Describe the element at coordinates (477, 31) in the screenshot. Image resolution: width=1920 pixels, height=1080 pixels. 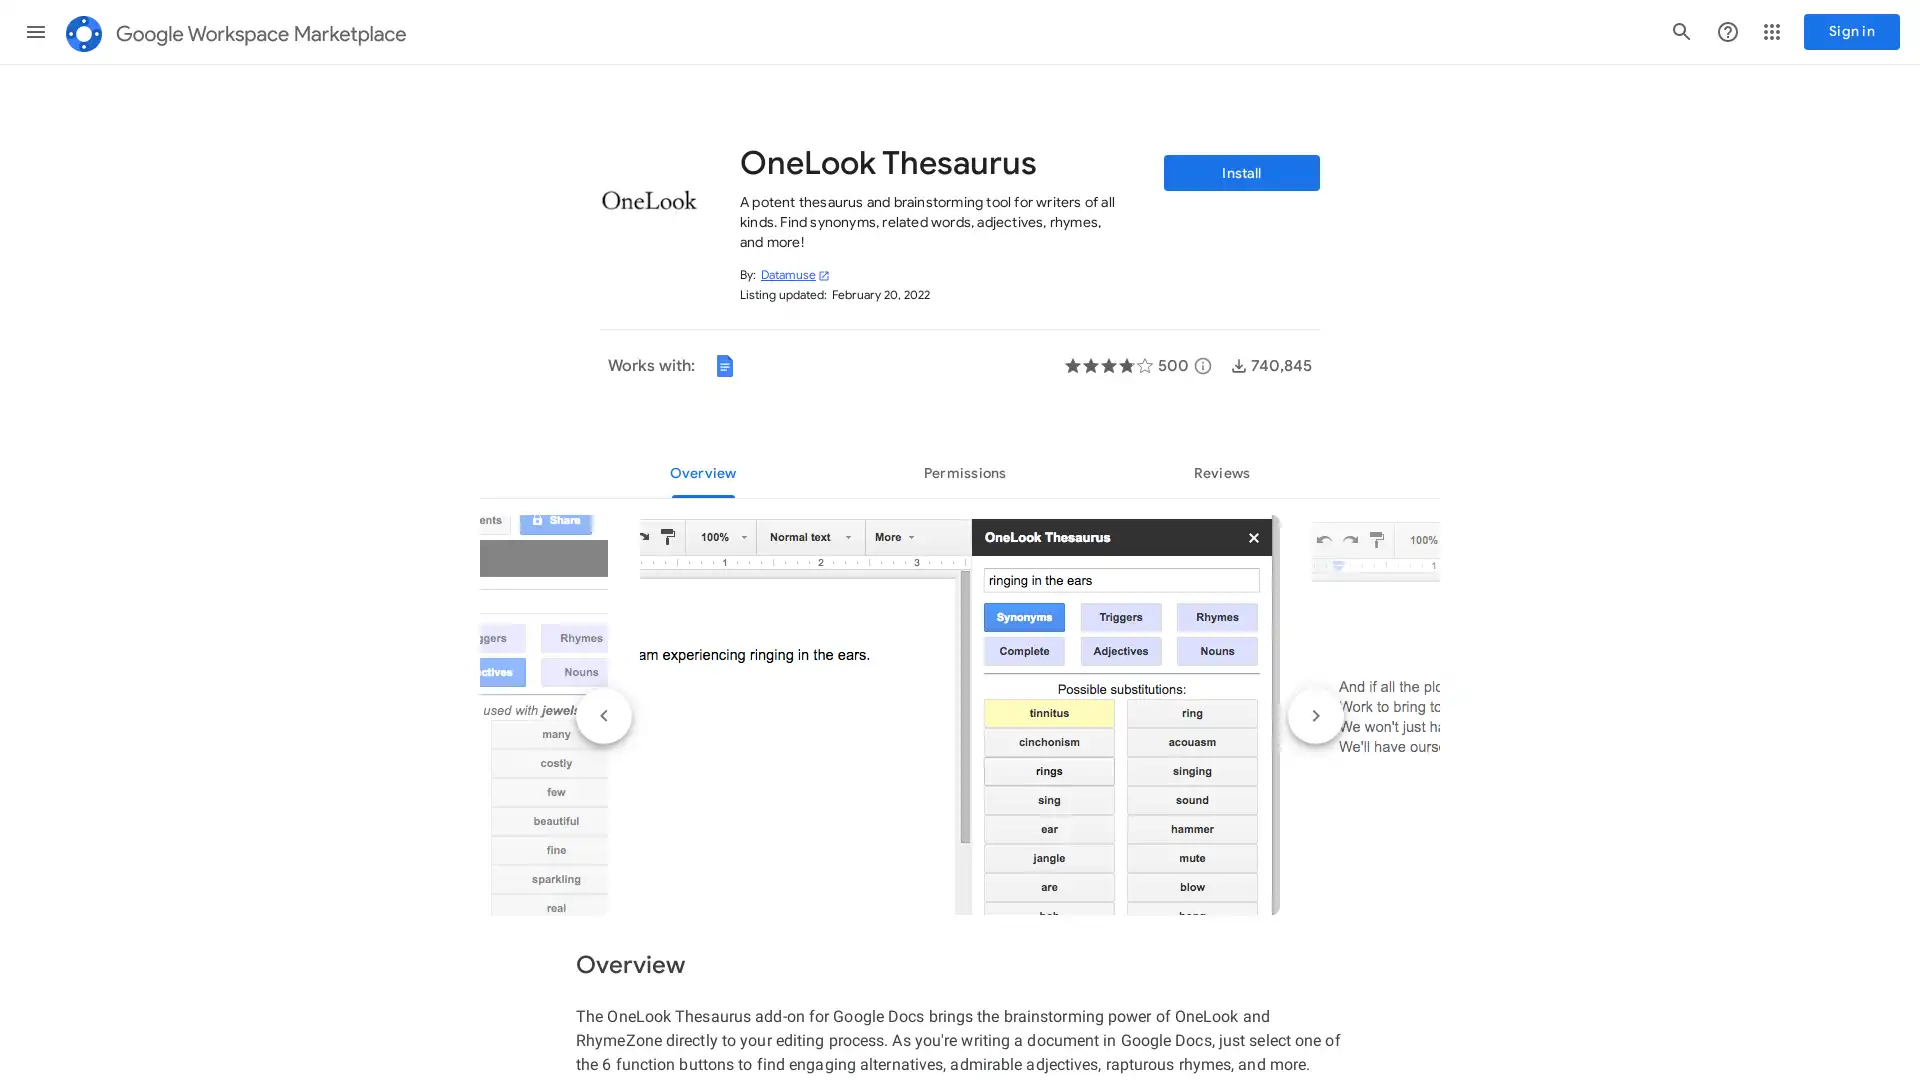
I see `Search` at that location.